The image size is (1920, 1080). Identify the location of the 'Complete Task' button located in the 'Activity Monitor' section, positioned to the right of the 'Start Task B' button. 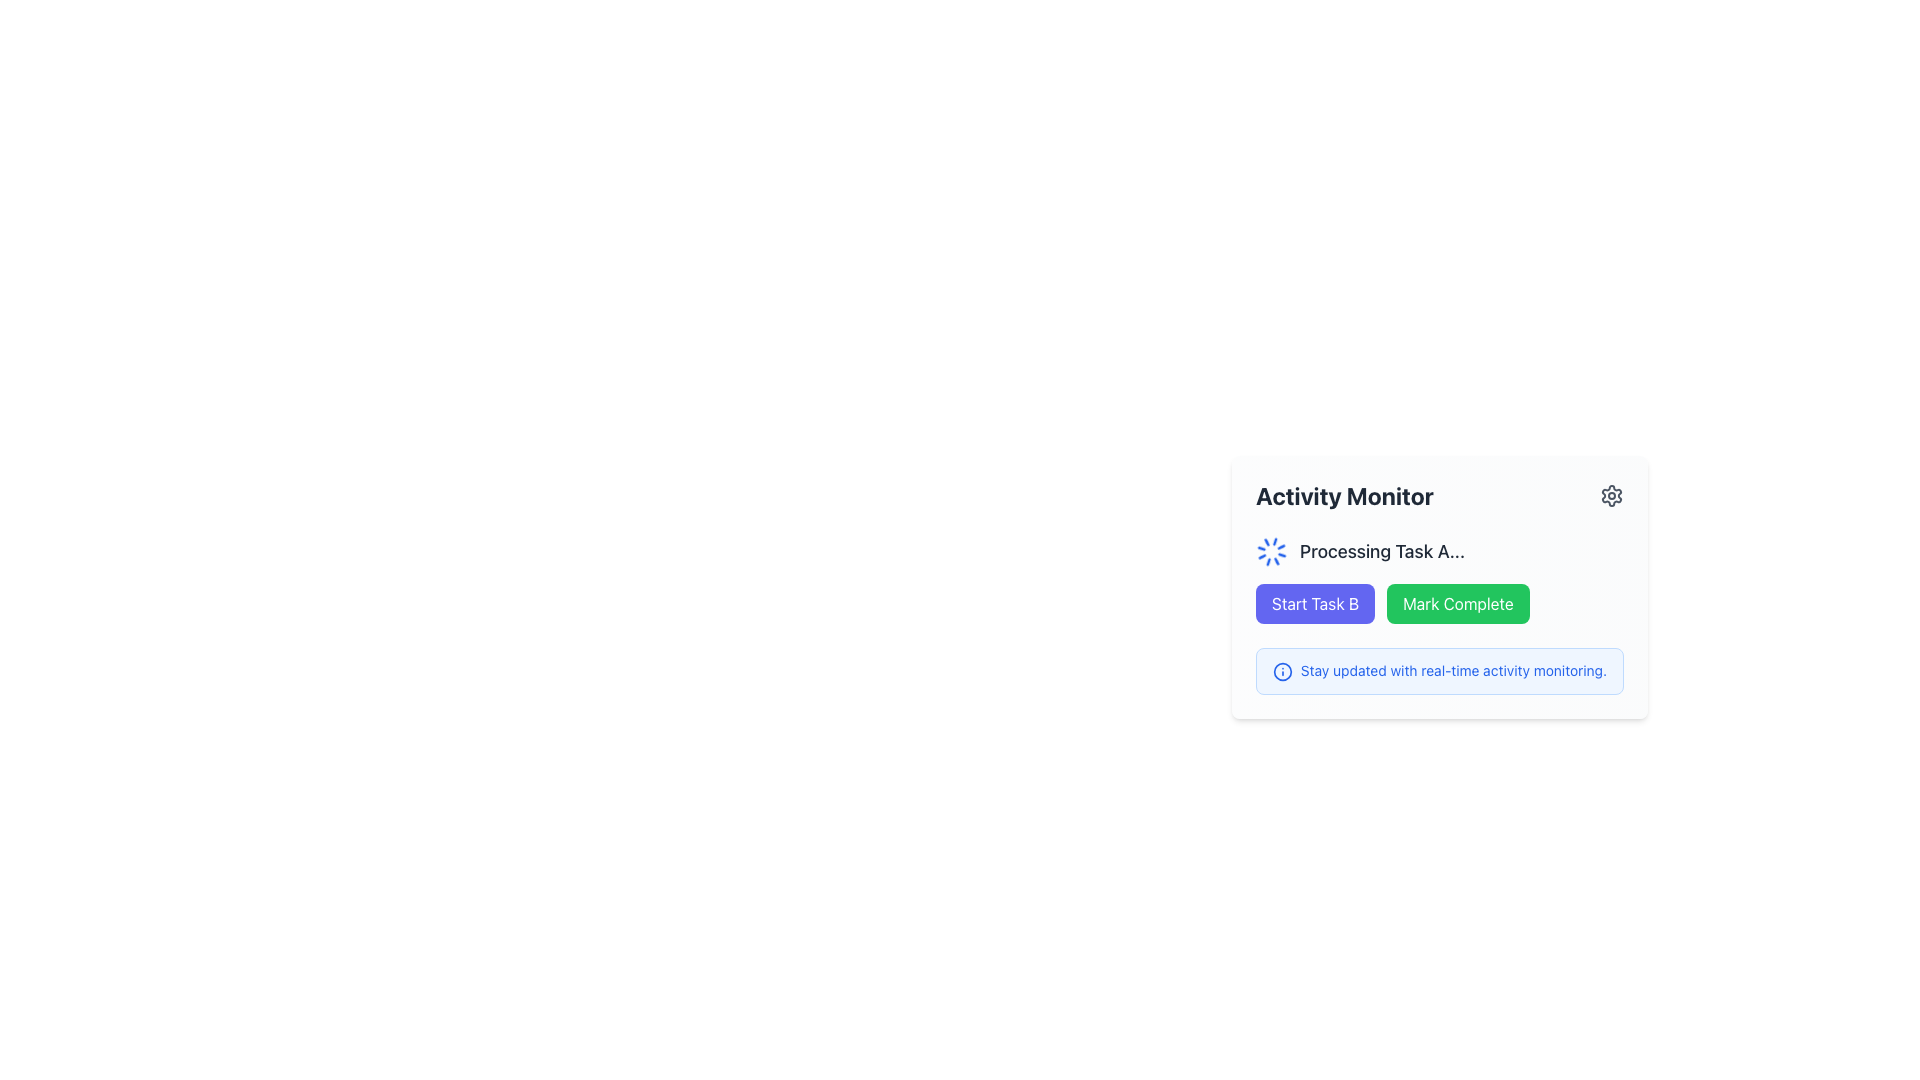
(1458, 603).